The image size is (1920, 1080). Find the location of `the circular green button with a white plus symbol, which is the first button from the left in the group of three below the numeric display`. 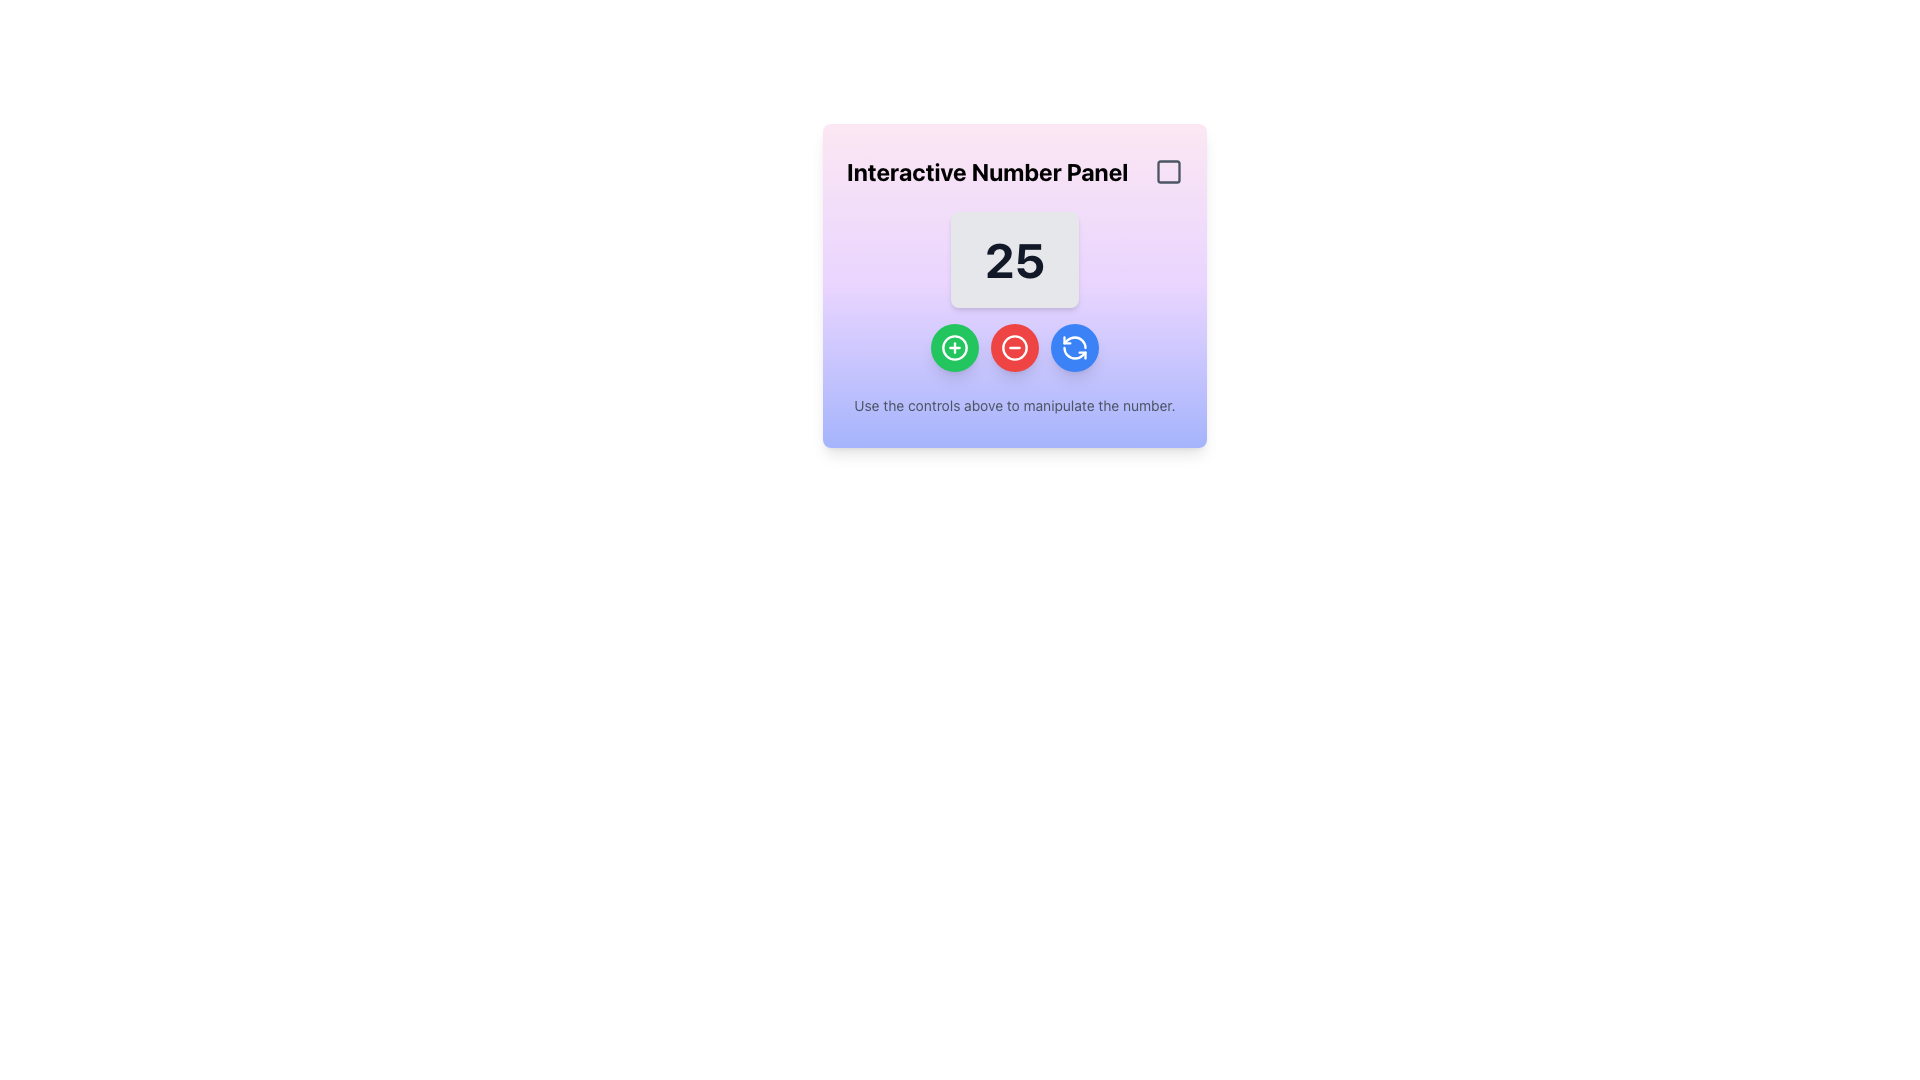

the circular green button with a white plus symbol, which is the first button from the left in the group of three below the numeric display is located at coordinates (954, 346).